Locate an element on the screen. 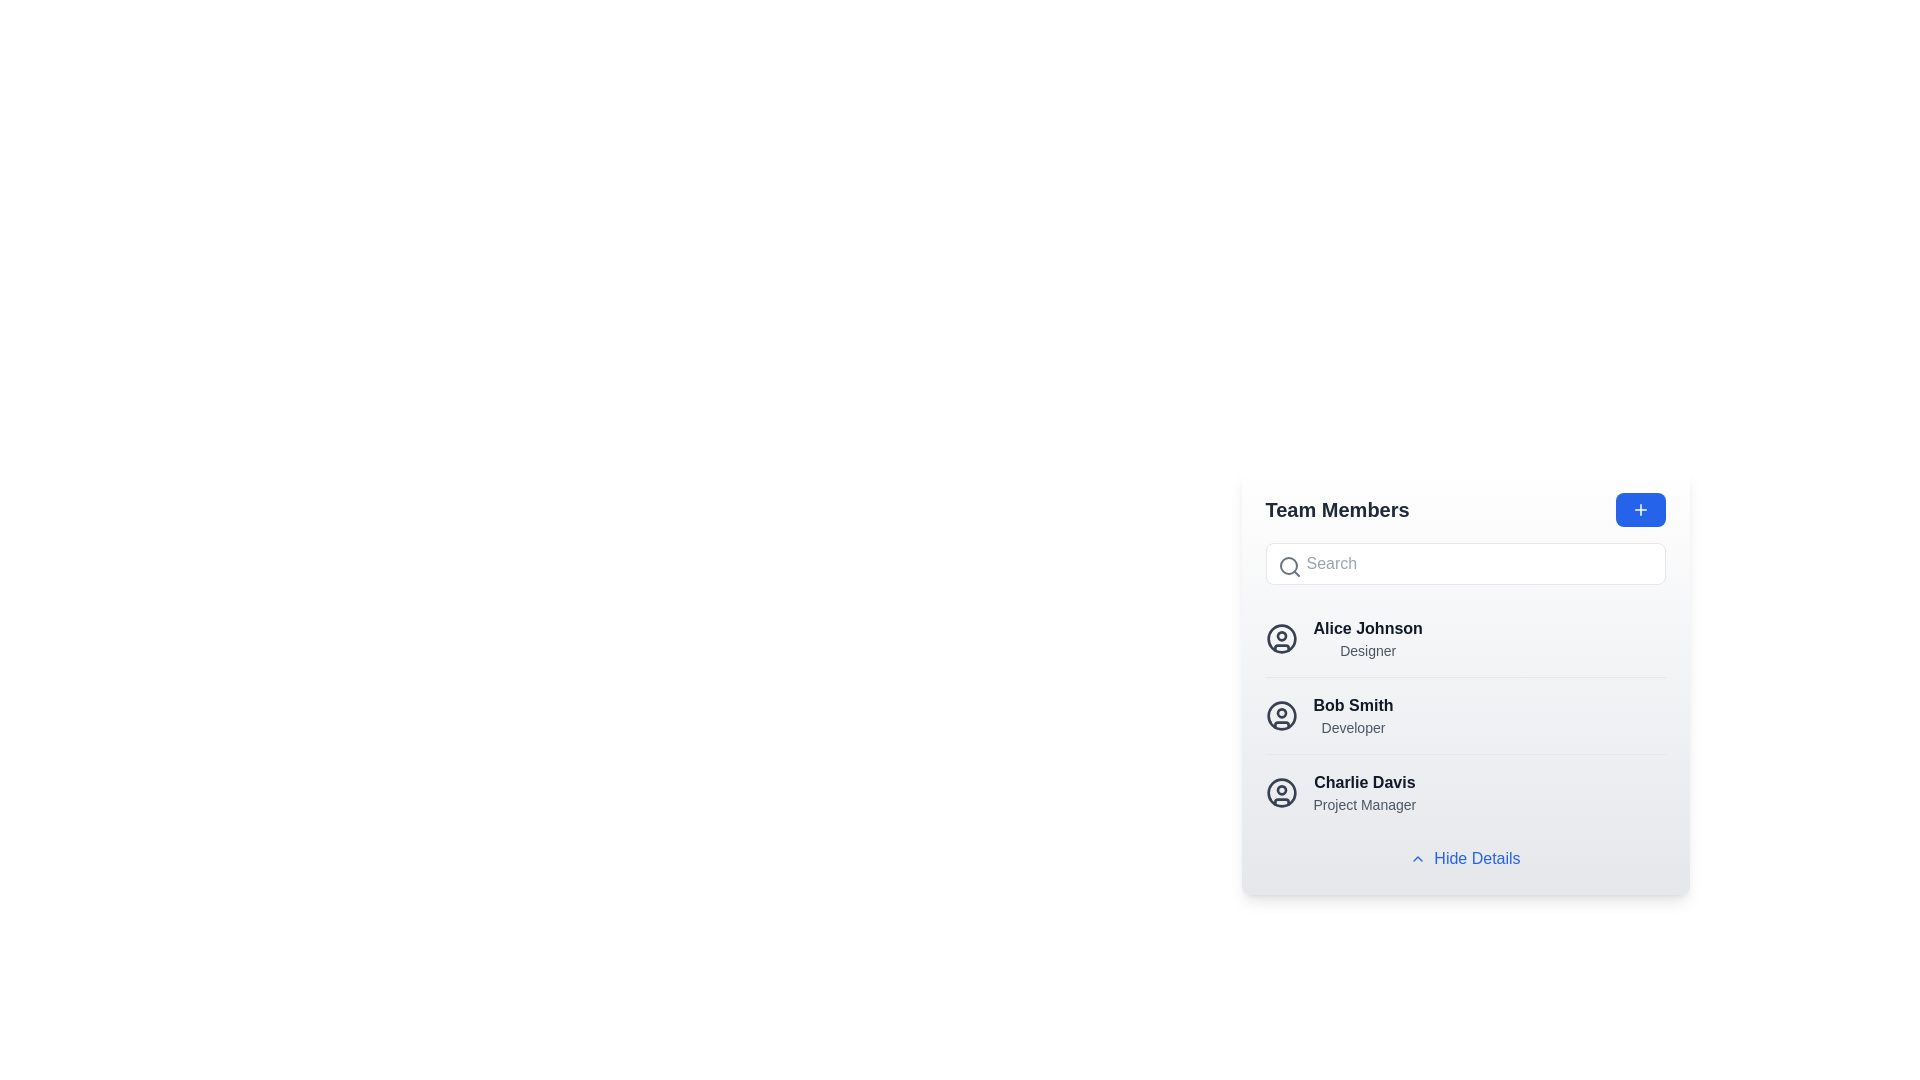 The width and height of the screenshot is (1920, 1080). the circular user icon representing a team member, located to the left of the 'Charlie Davis' text and 'Project Manager' subtitle in the third row of the 'Team Members' list is located at coordinates (1281, 792).